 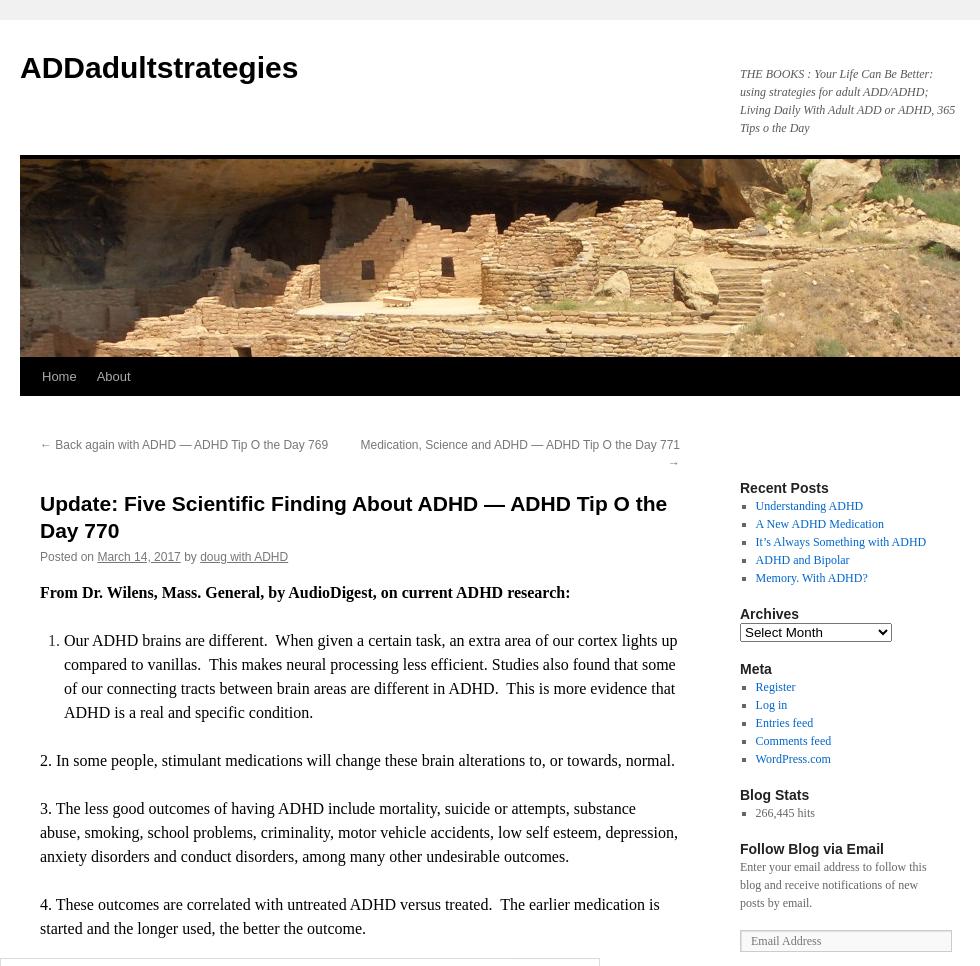 What do you see at coordinates (349, 914) in the screenshot?
I see `'4. These outcomes are correlated with untreated ADHD versus treated.  The earlier medication is started and the longer used, the better the outcome.'` at bounding box center [349, 914].